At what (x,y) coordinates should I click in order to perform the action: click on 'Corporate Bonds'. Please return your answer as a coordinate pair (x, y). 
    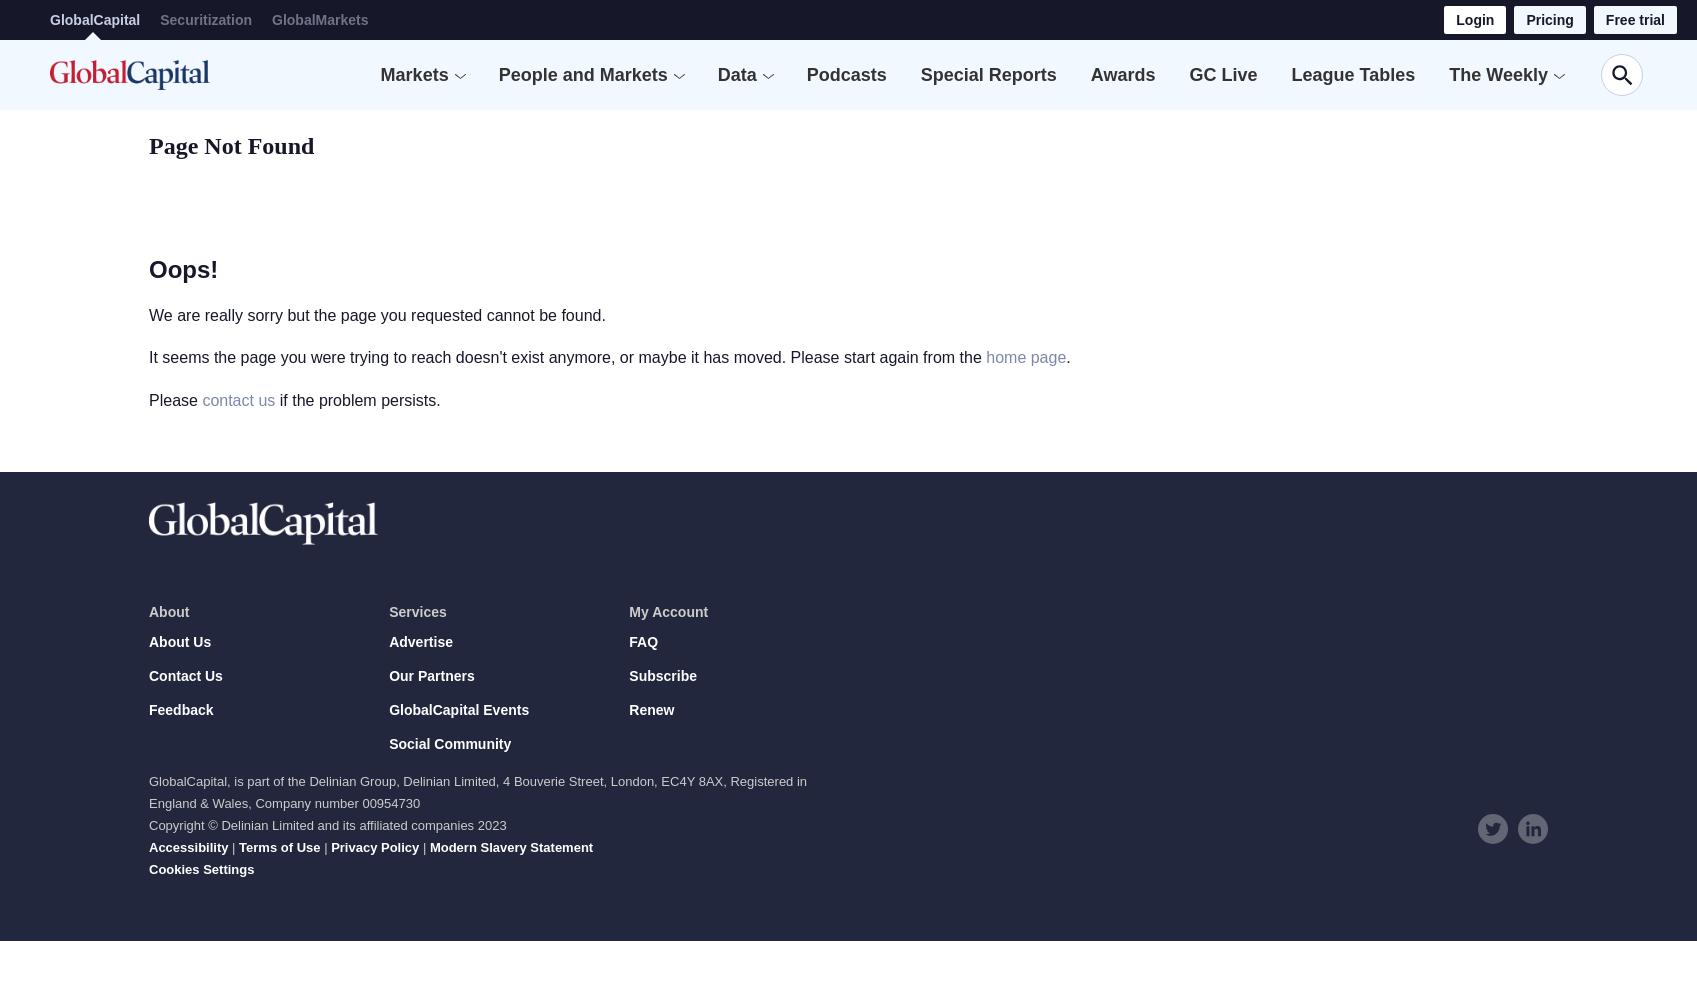
    Looking at the image, I should click on (410, 274).